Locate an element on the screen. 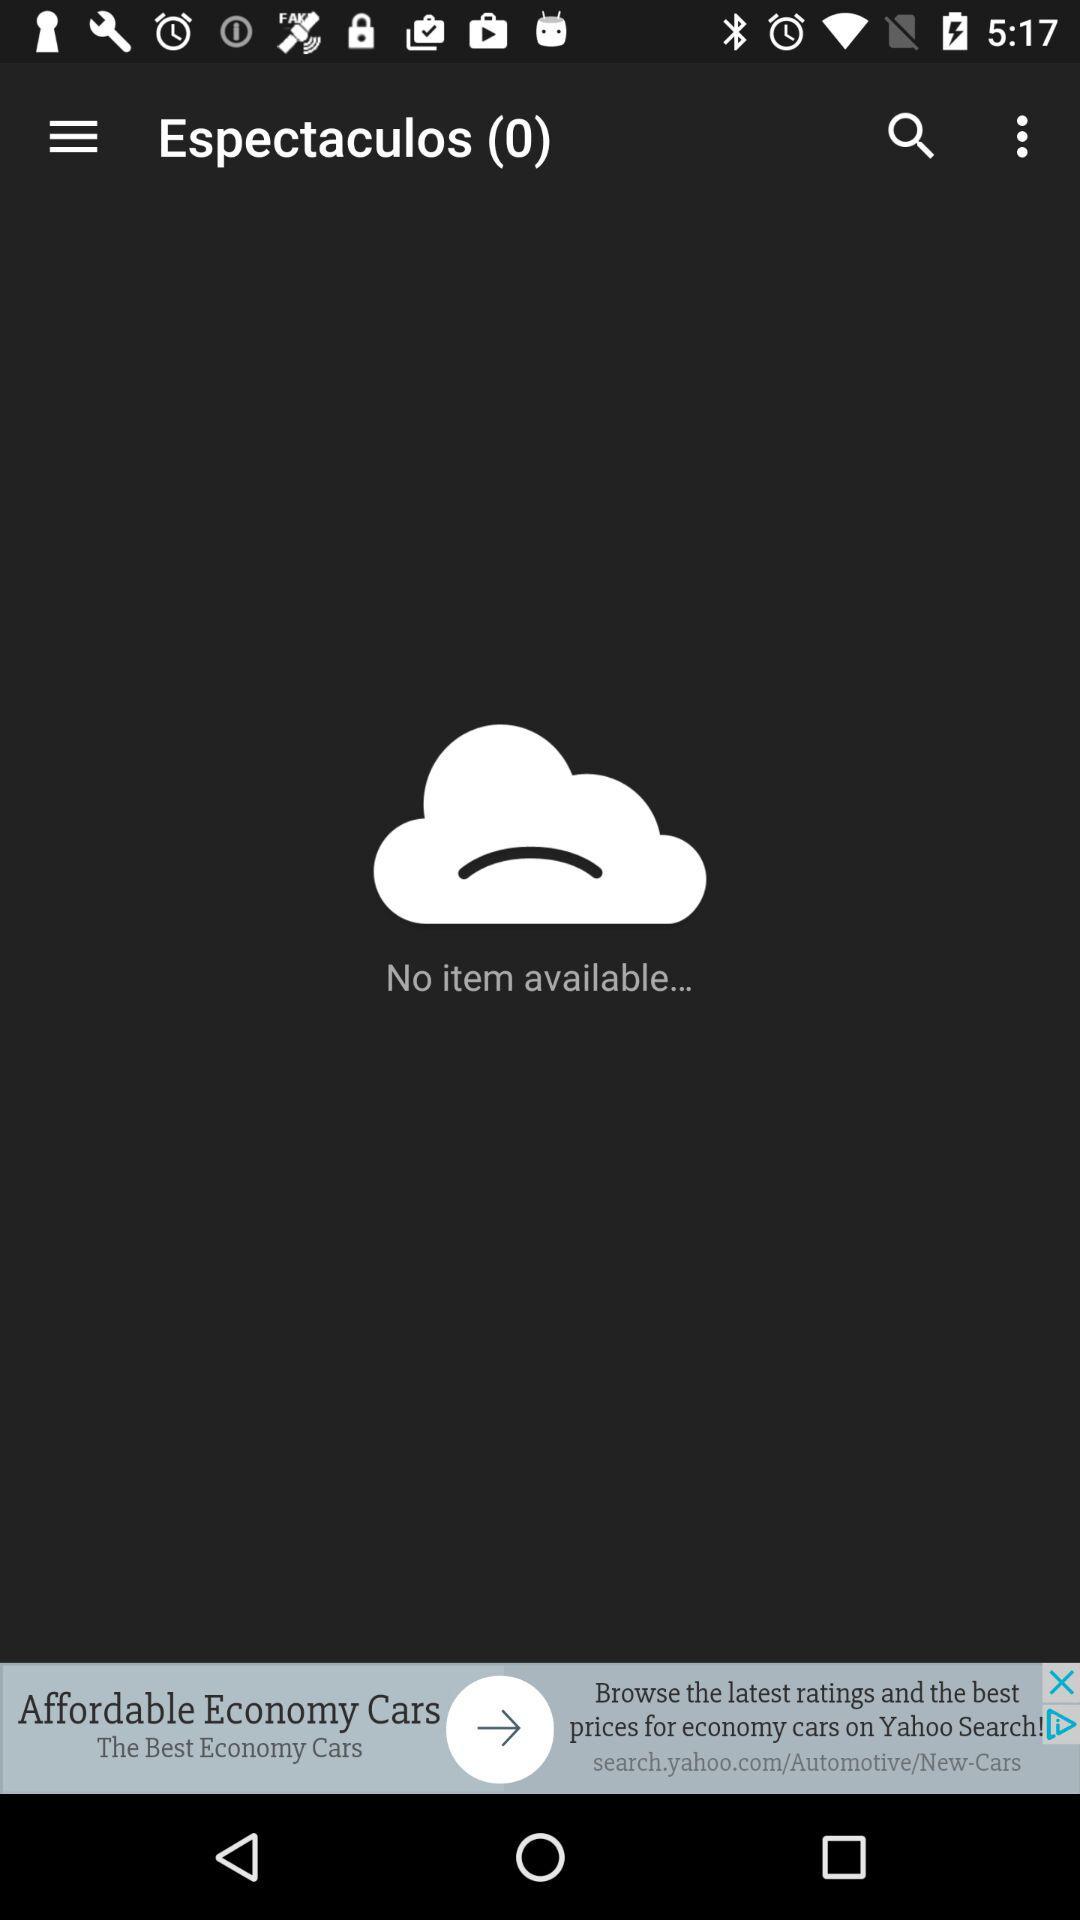  opens advertisement is located at coordinates (540, 1727).